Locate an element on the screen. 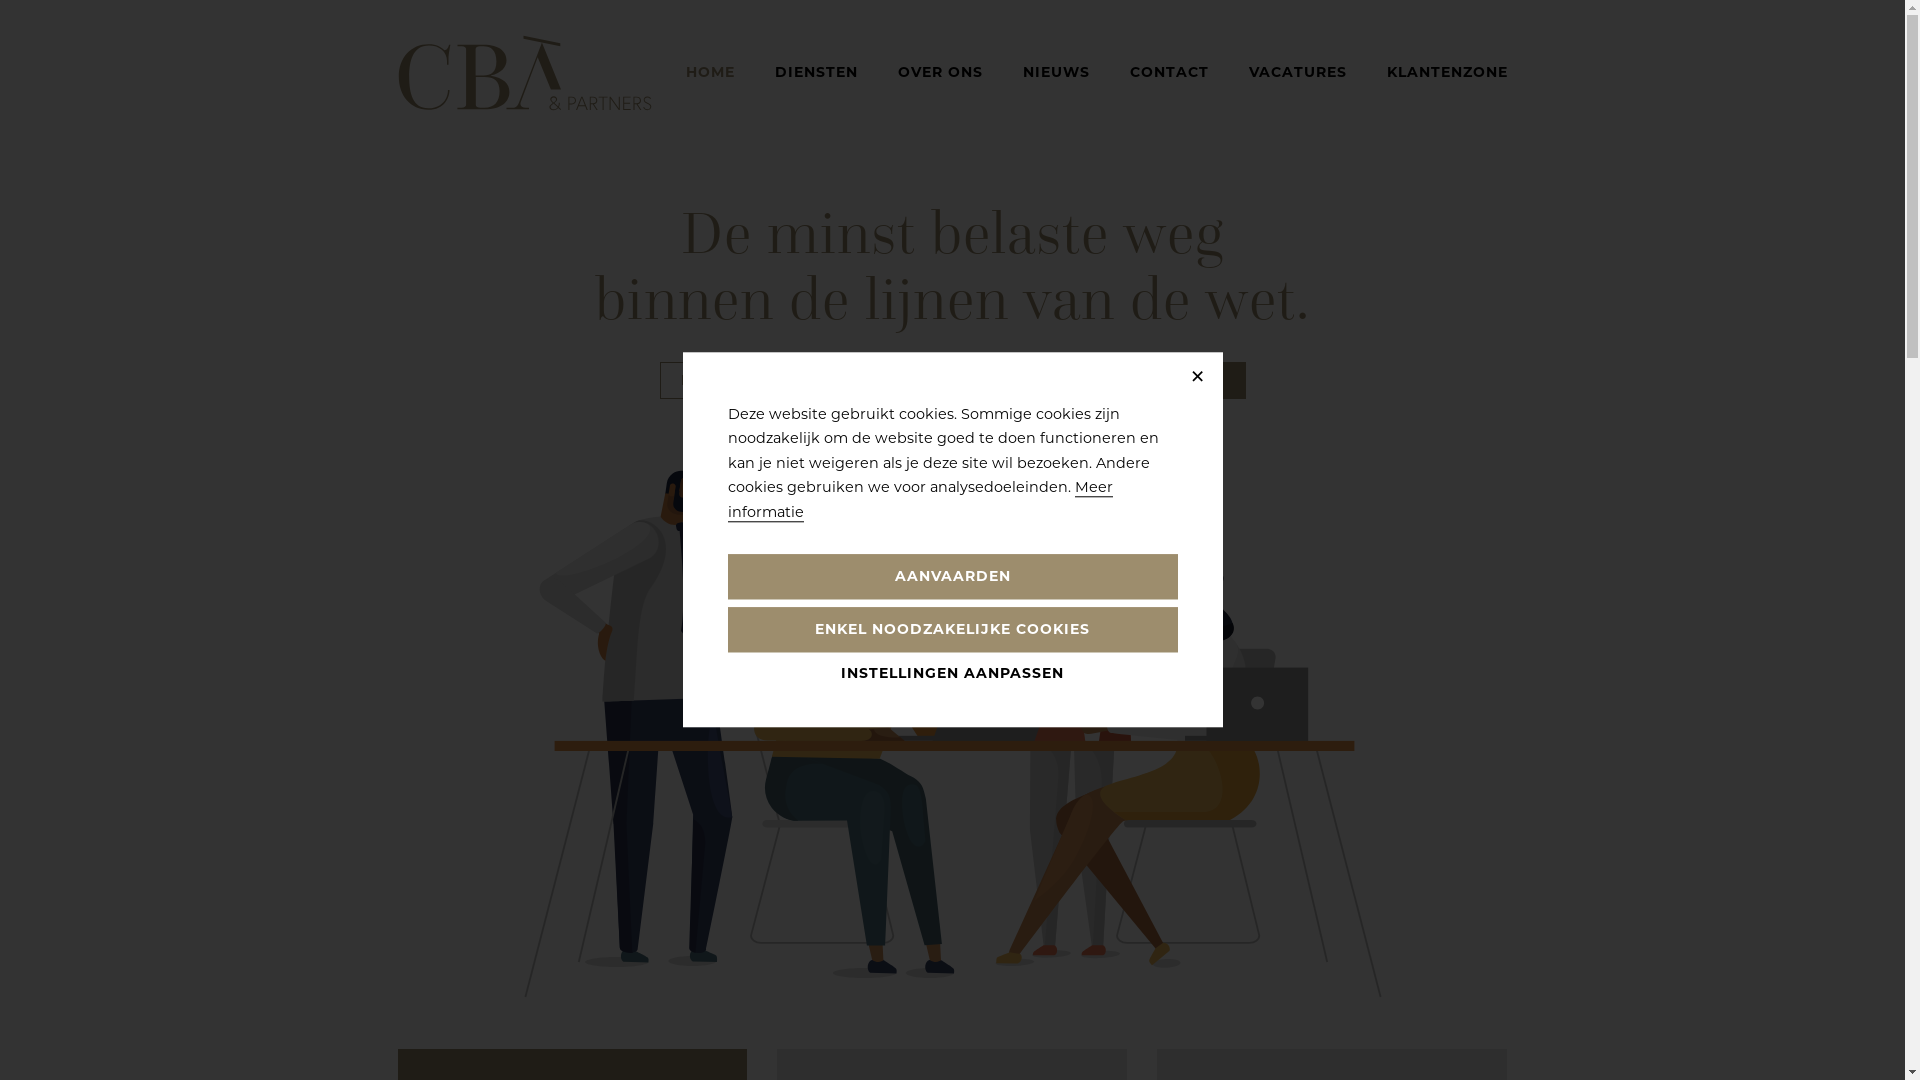  'CBA & Partners - Boekhouding & advies' is located at coordinates (398, 72).